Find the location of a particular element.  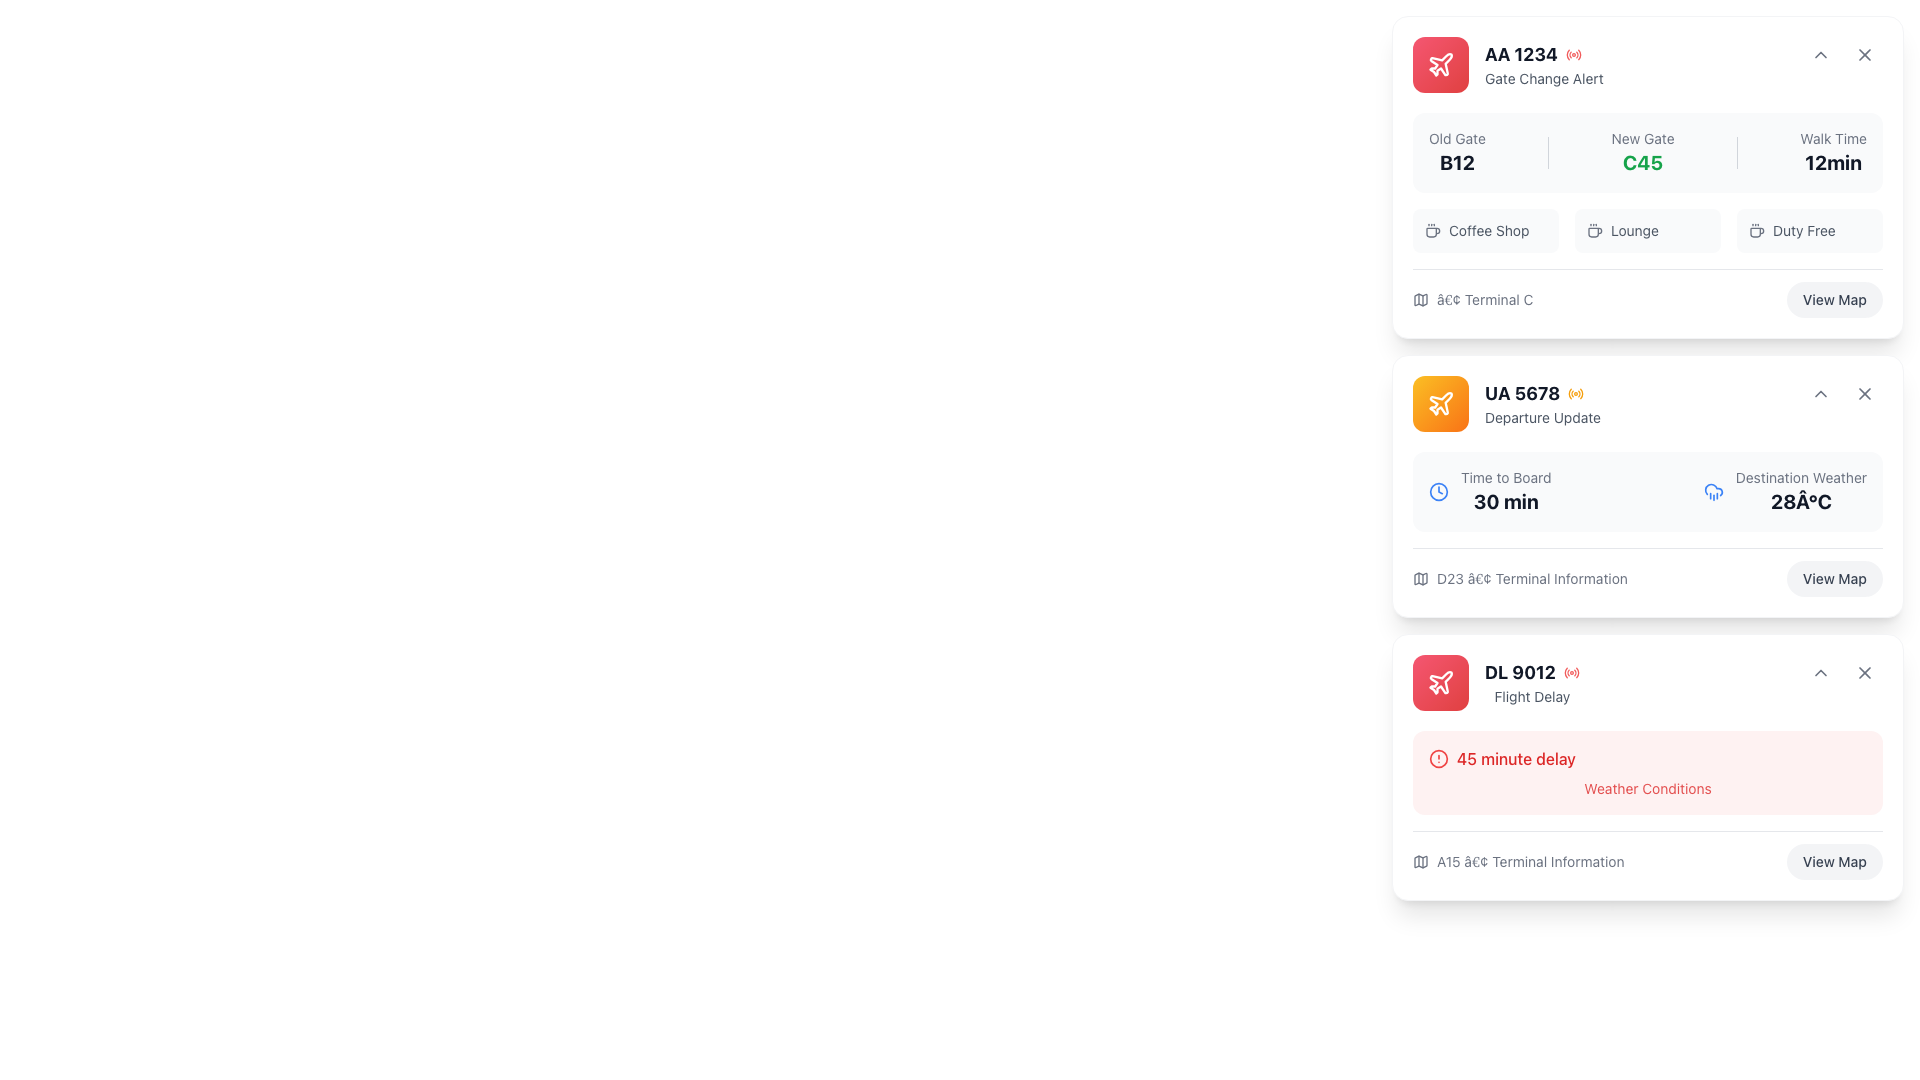

the flight information icon located in the top-left corner of the second notification card titled UA 5678, which has an orange gradient header is located at coordinates (1440, 404).